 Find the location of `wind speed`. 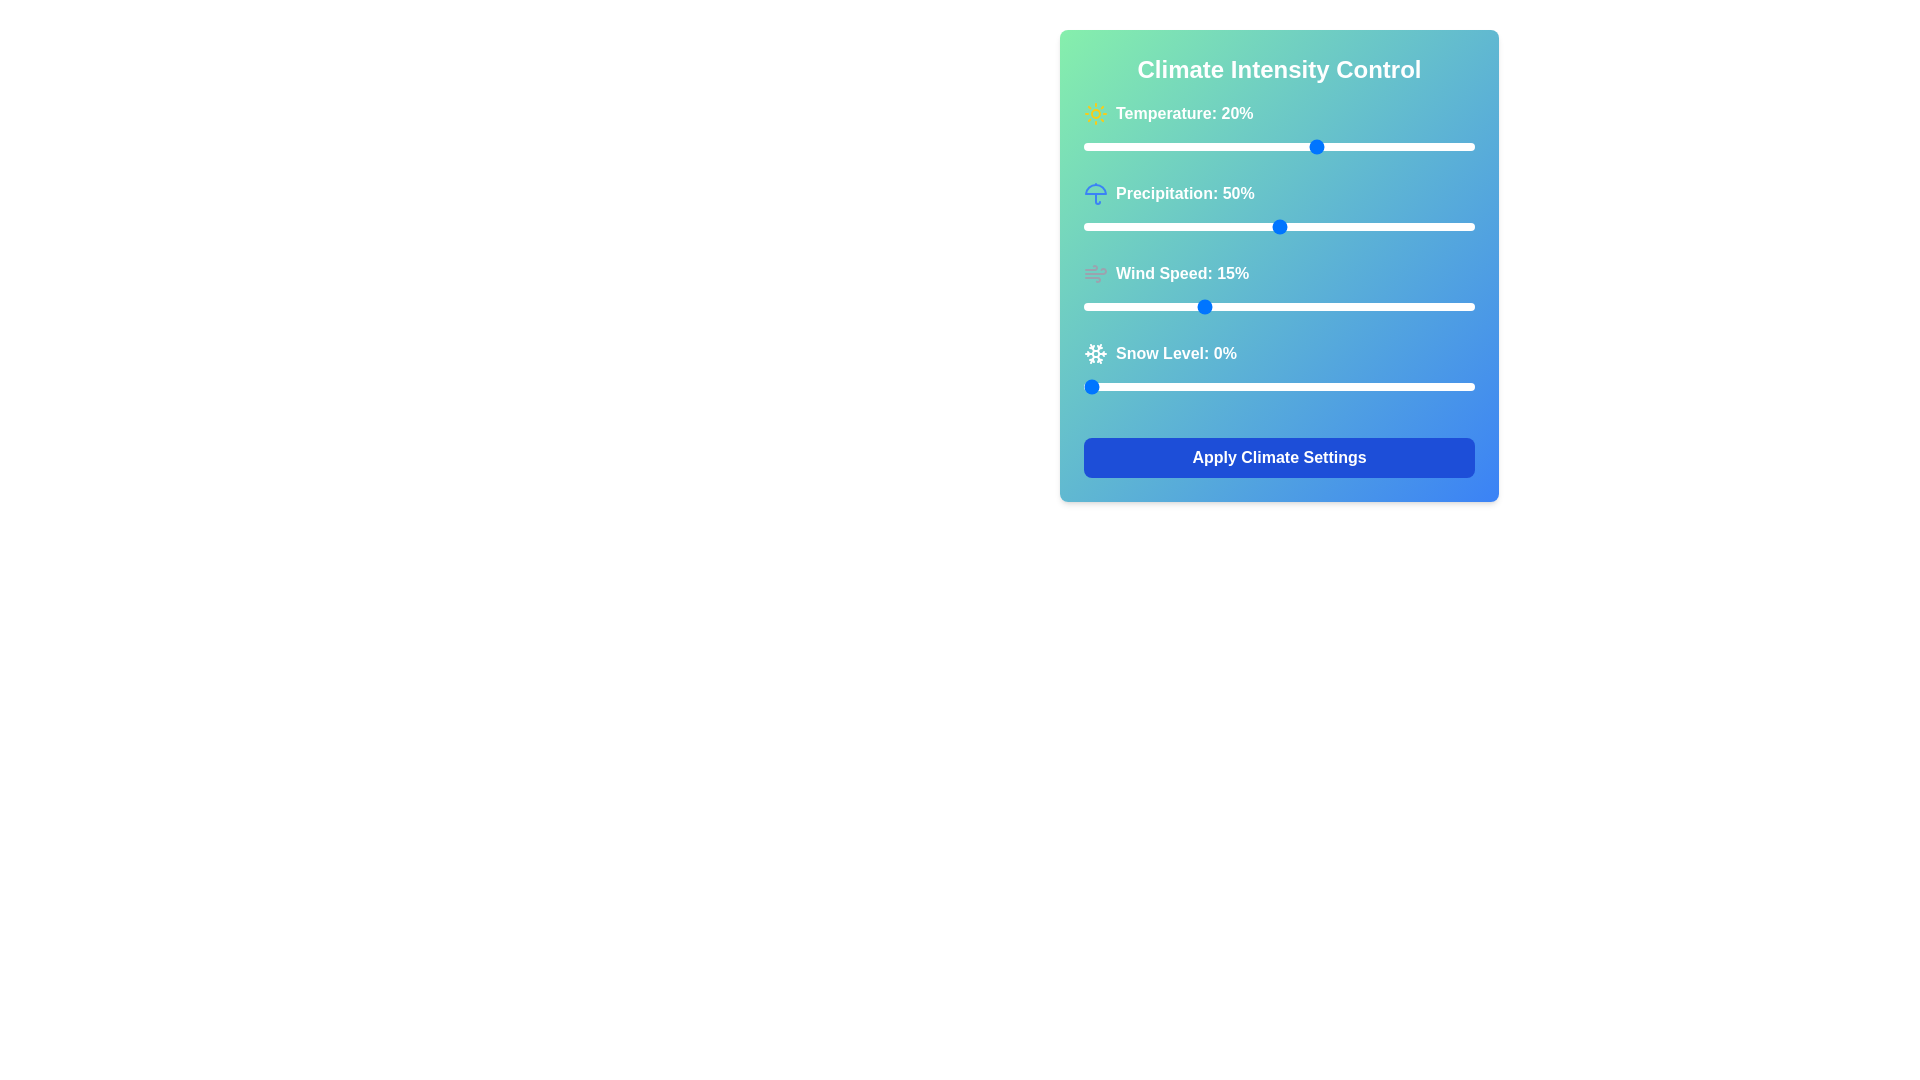

wind speed is located at coordinates (1372, 307).